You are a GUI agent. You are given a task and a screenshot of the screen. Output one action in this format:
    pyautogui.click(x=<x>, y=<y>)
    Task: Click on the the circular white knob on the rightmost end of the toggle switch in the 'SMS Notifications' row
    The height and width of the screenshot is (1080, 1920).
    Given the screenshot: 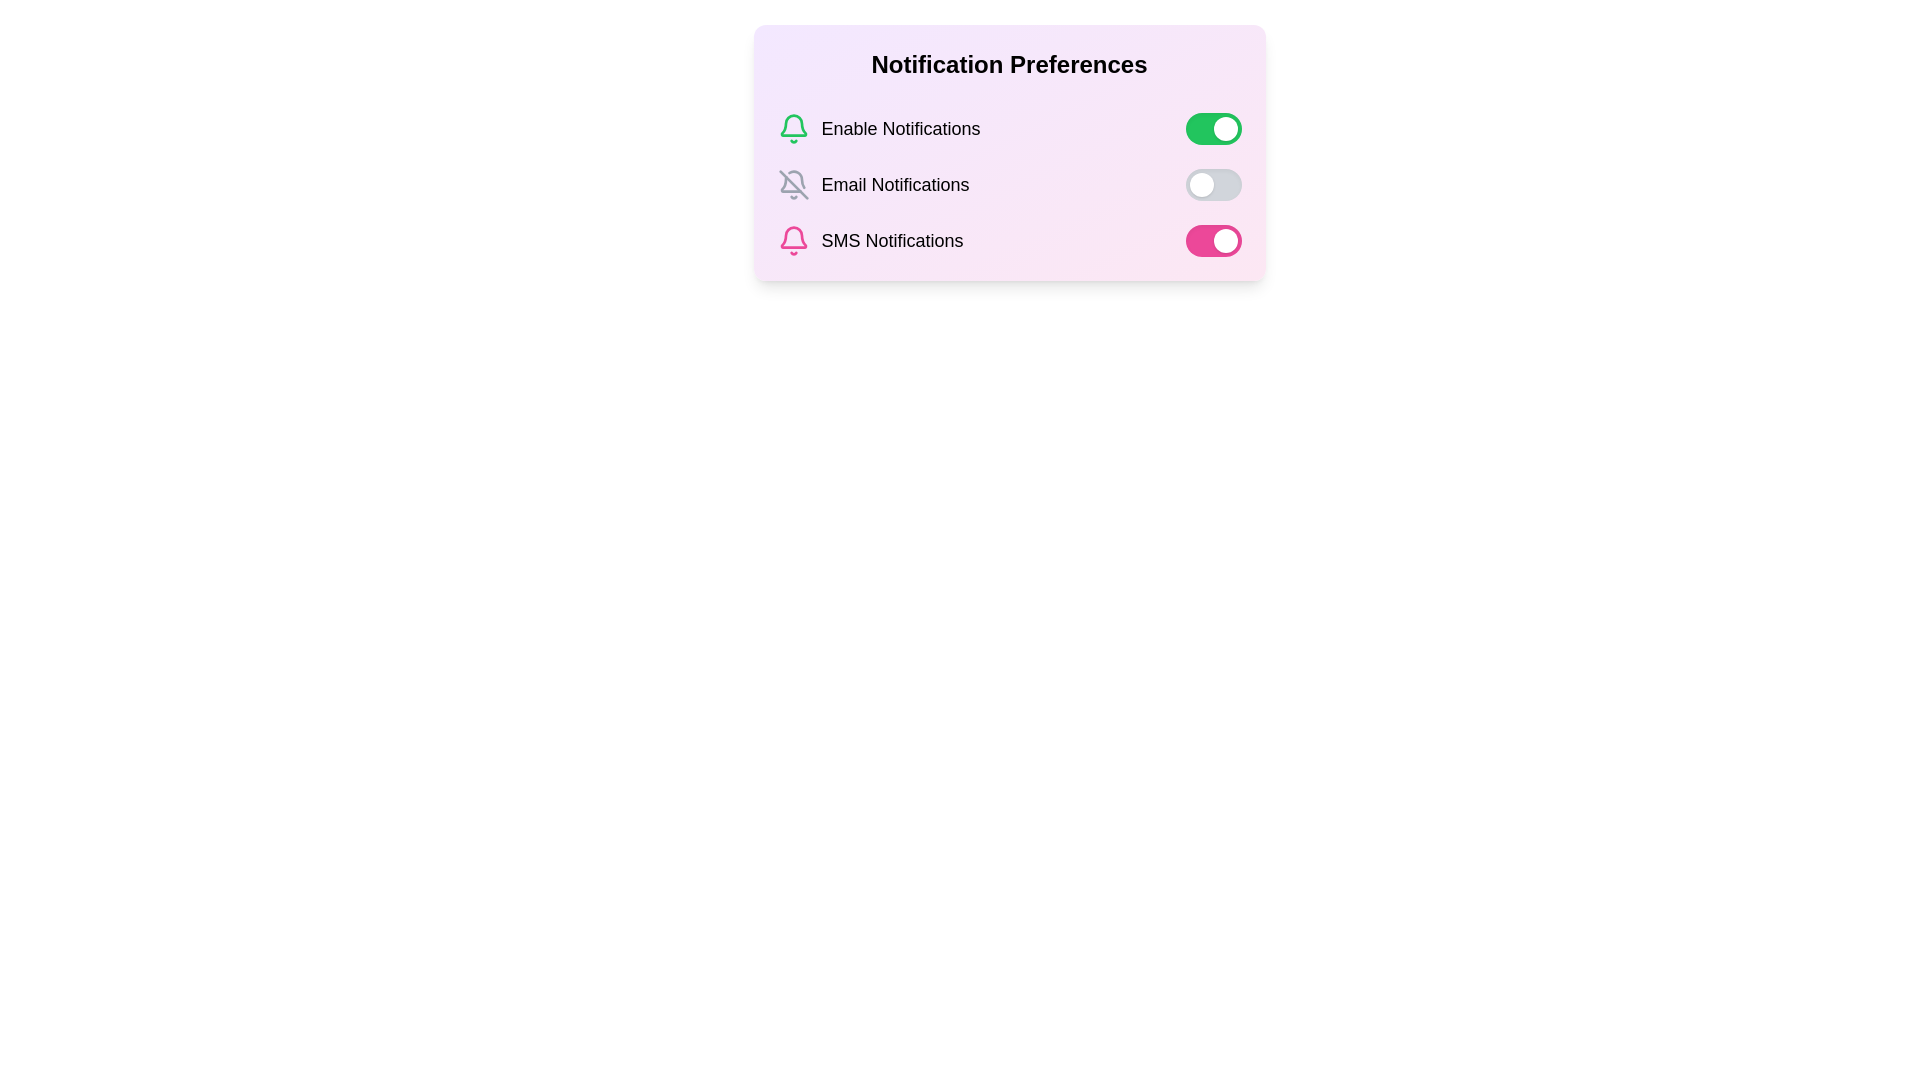 What is the action you would take?
    pyautogui.click(x=1224, y=239)
    